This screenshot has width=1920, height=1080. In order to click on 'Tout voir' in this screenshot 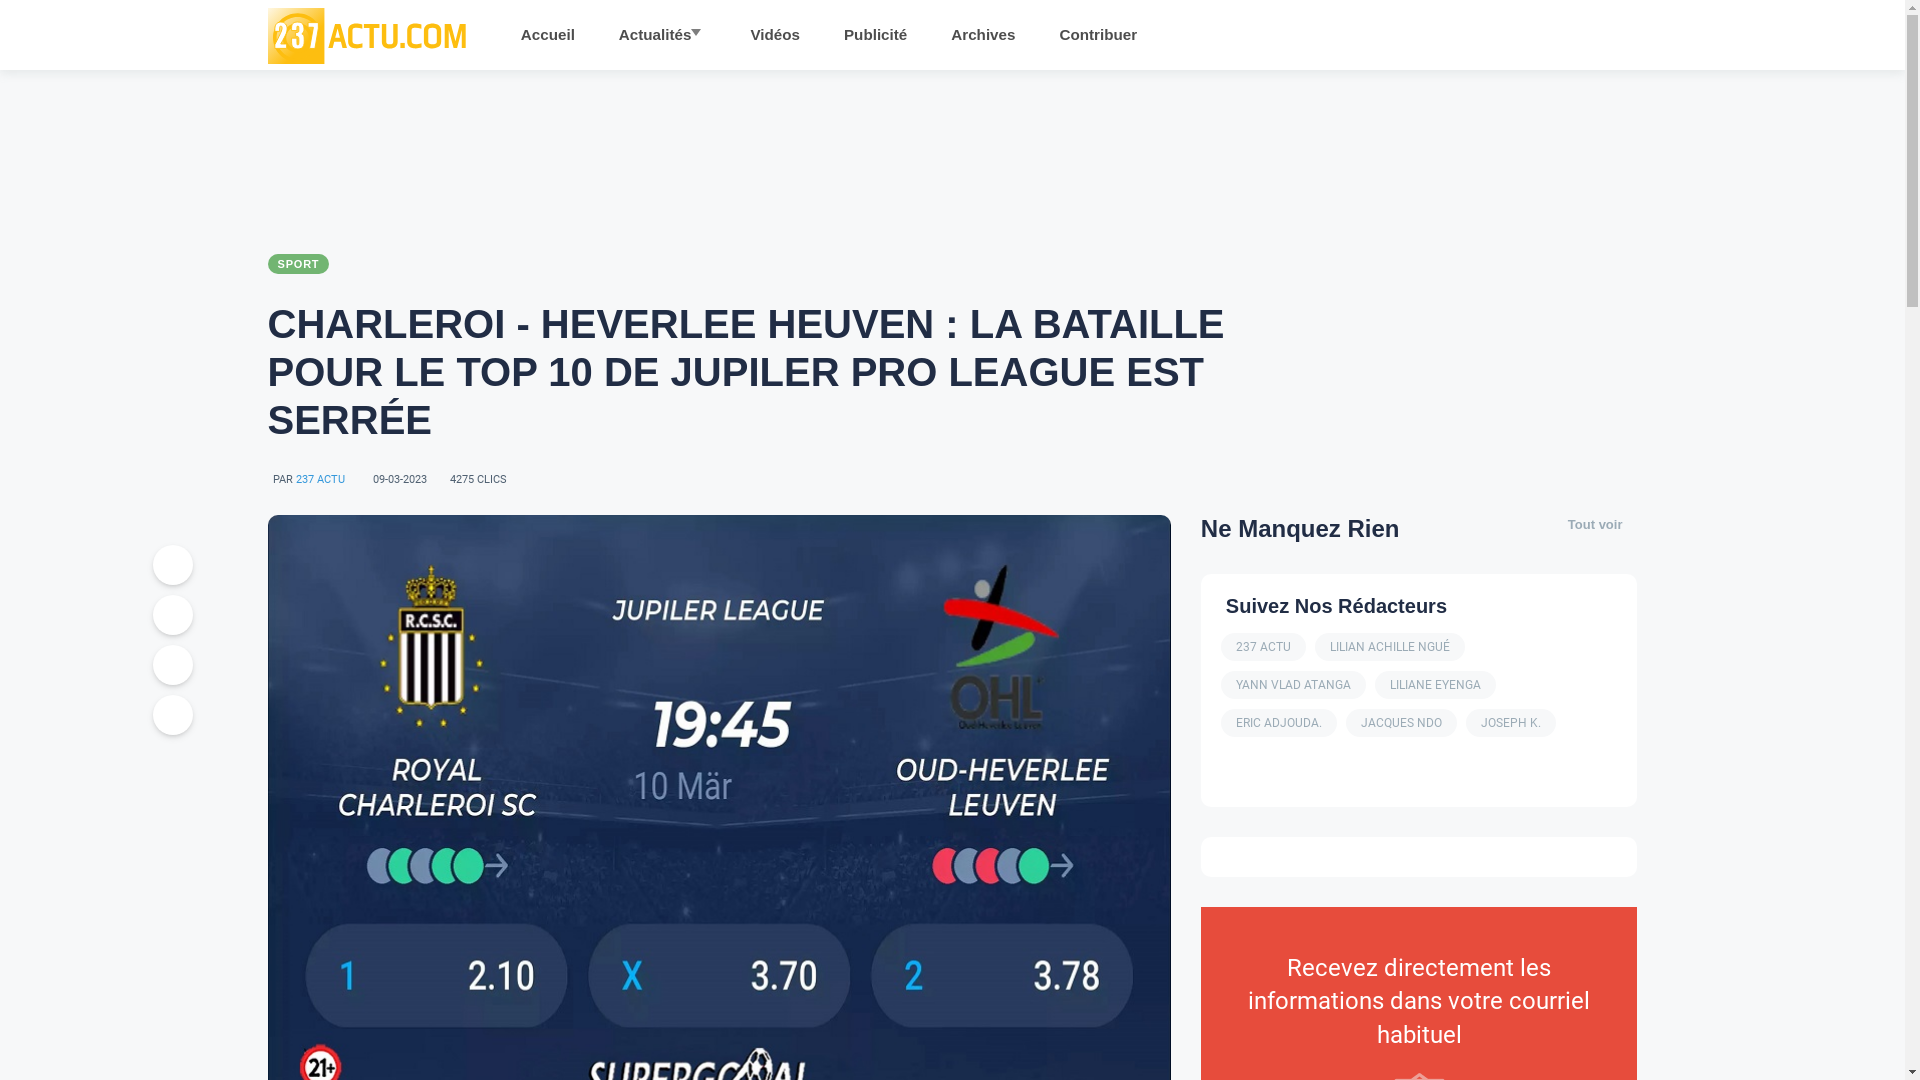, I will do `click(1594, 523)`.